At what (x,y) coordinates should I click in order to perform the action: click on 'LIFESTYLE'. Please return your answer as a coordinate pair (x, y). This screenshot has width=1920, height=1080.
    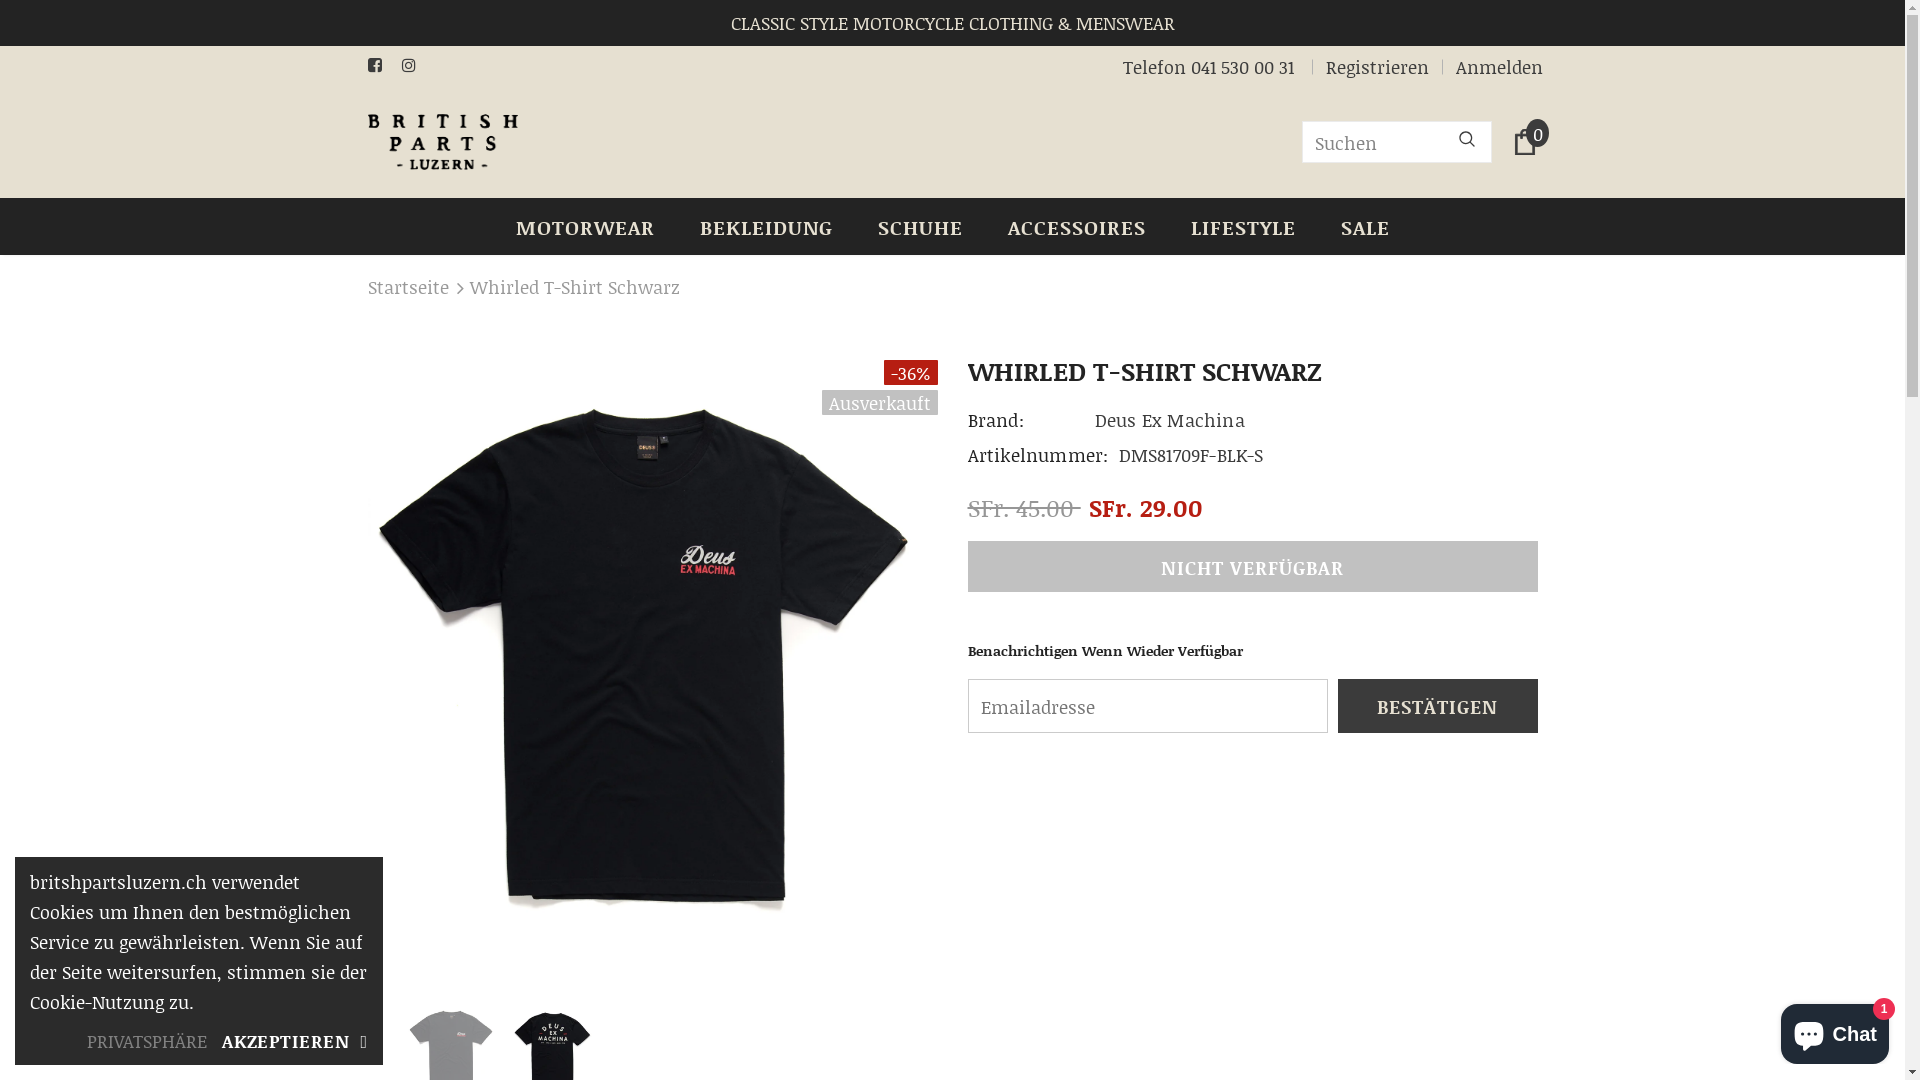
    Looking at the image, I should click on (1241, 225).